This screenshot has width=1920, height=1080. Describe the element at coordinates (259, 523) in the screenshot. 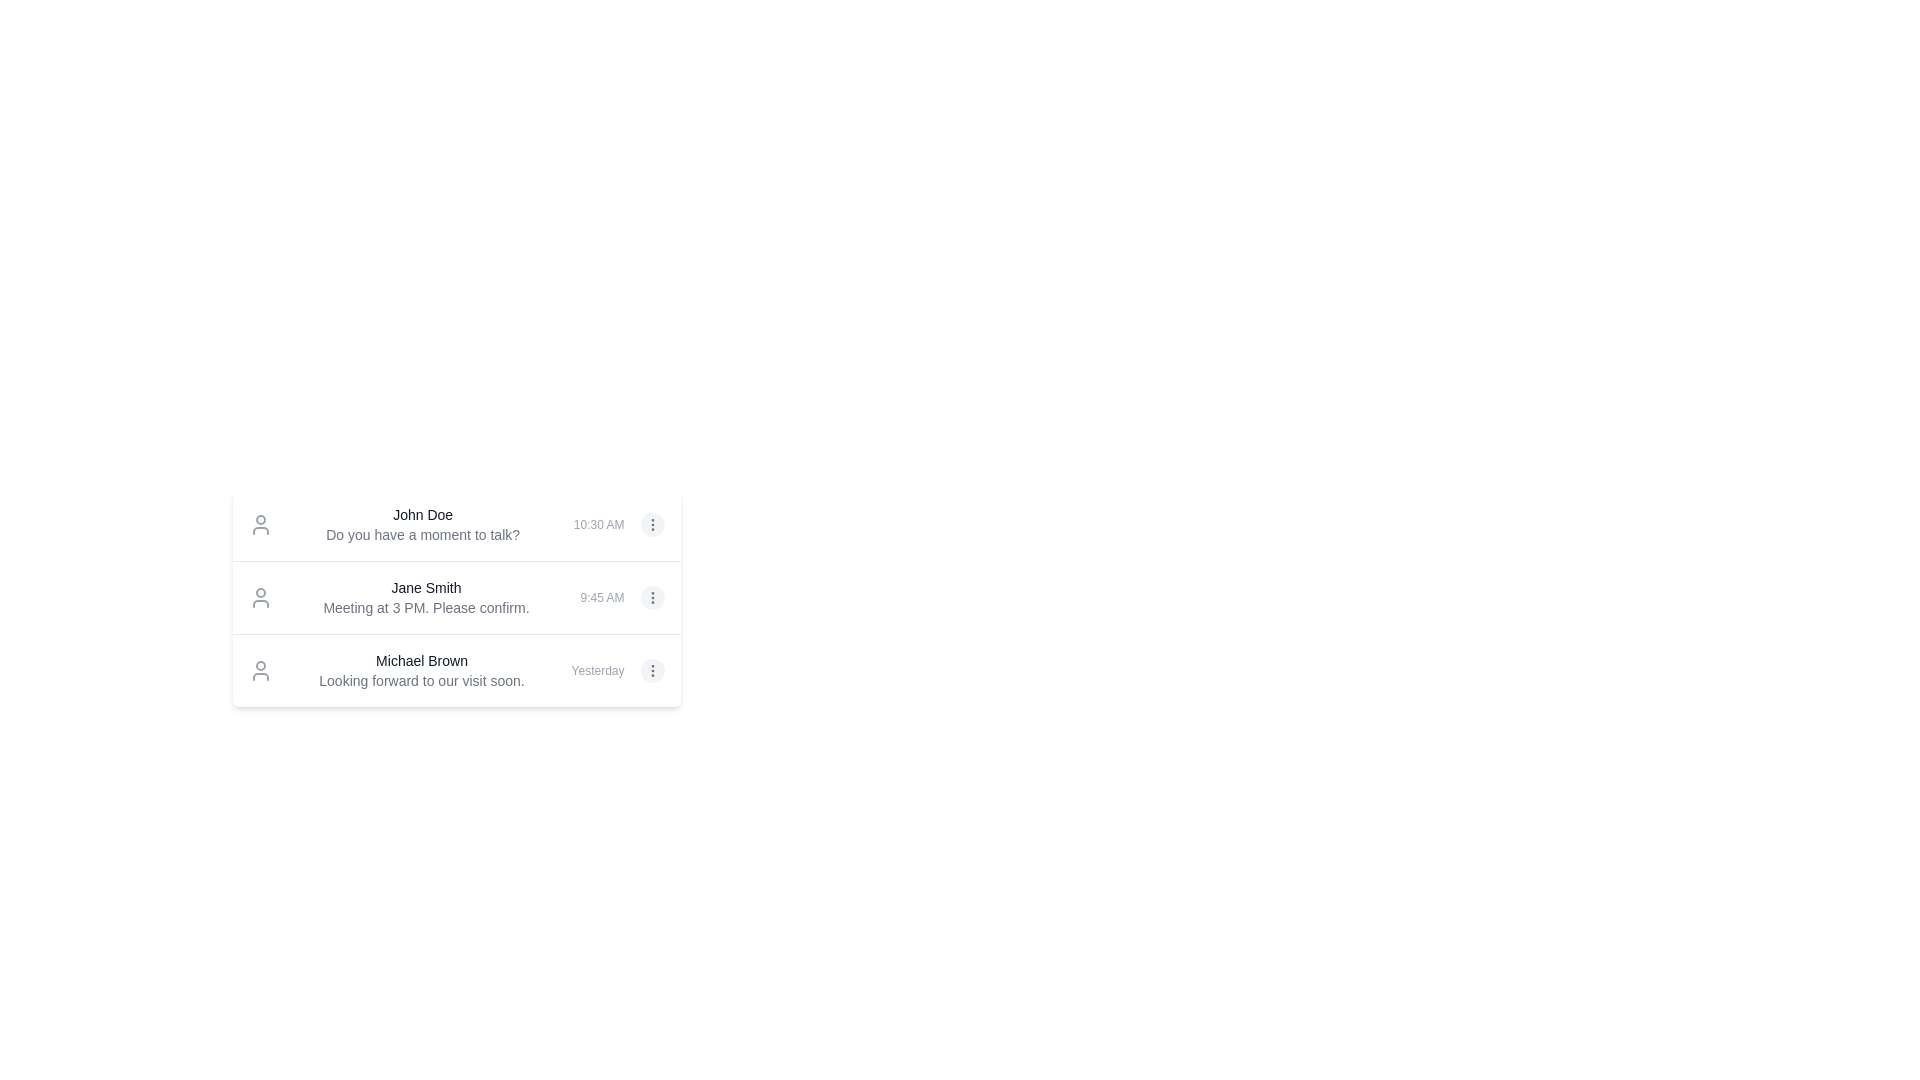

I see `the user icon representing 'John Doe' located on the left side of the row, adjacent to the name and message content` at that location.